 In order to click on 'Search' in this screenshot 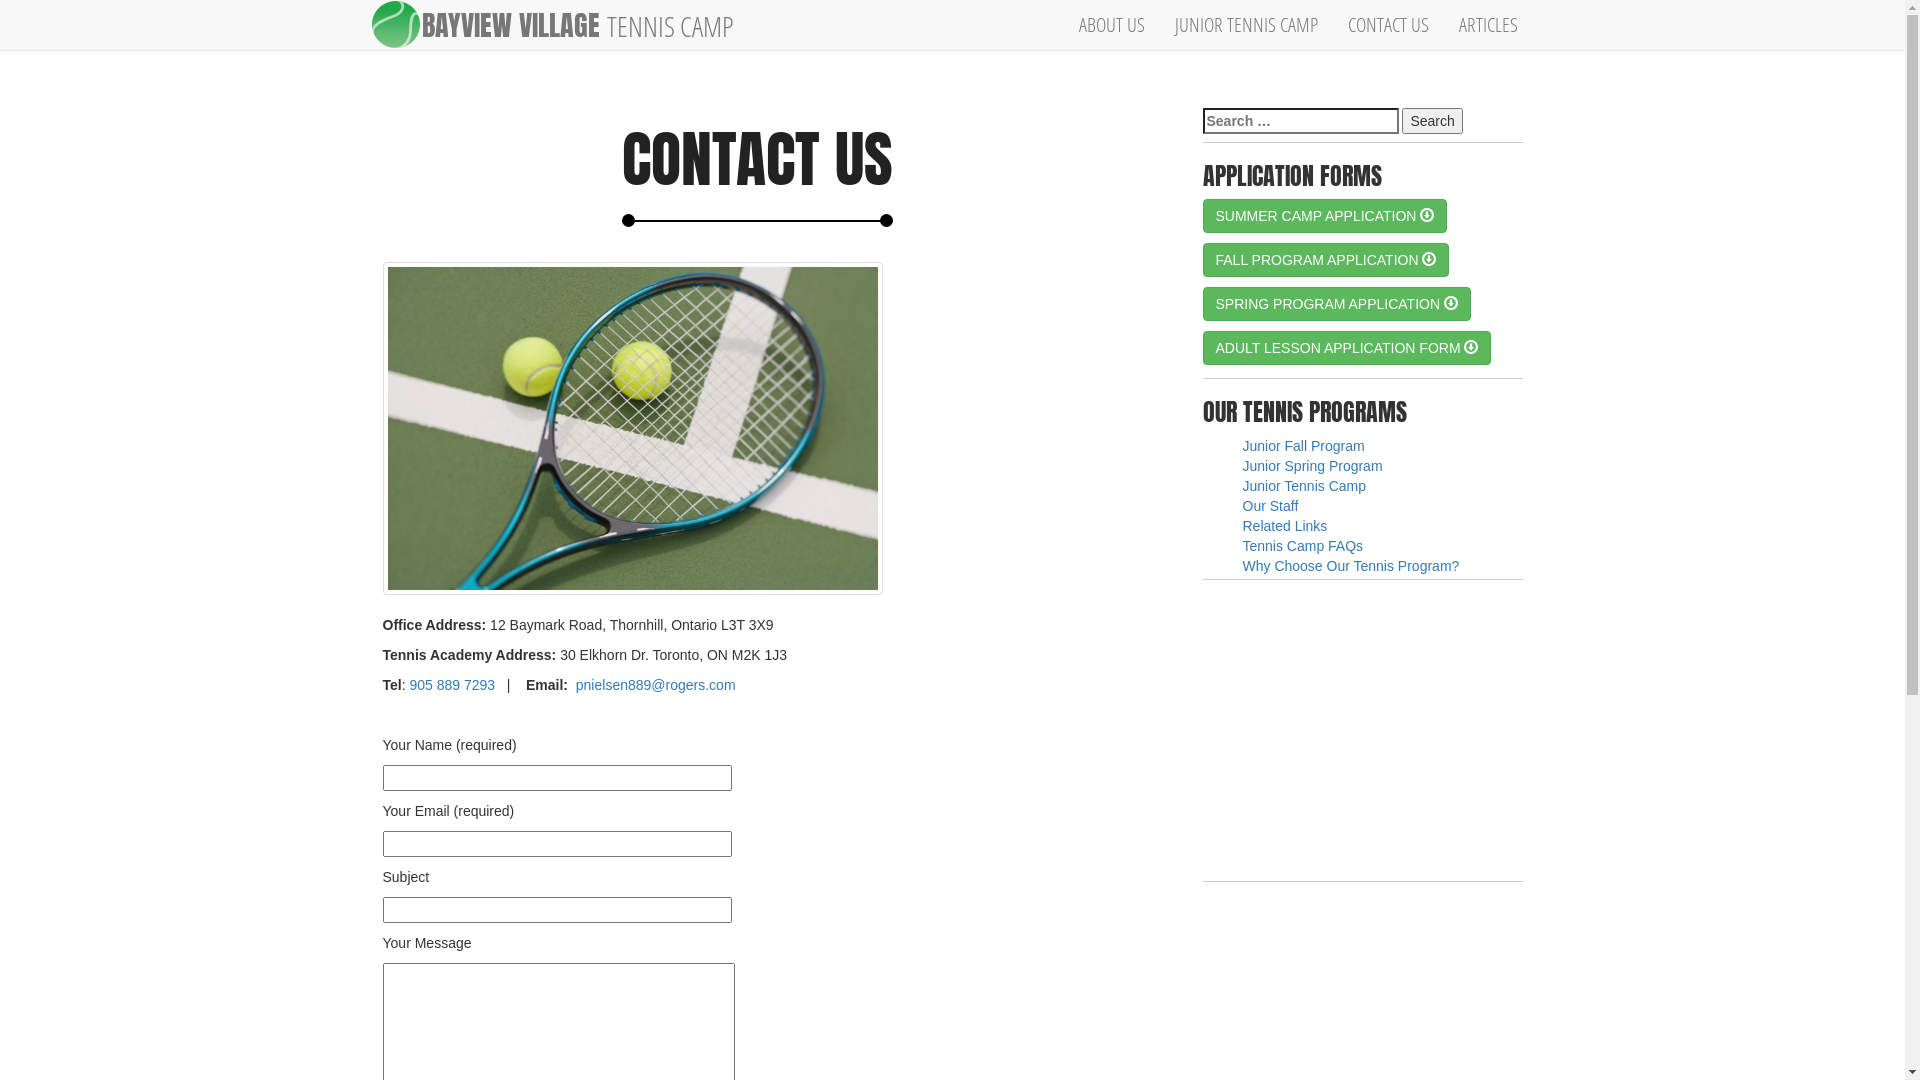, I will do `click(1430, 120)`.